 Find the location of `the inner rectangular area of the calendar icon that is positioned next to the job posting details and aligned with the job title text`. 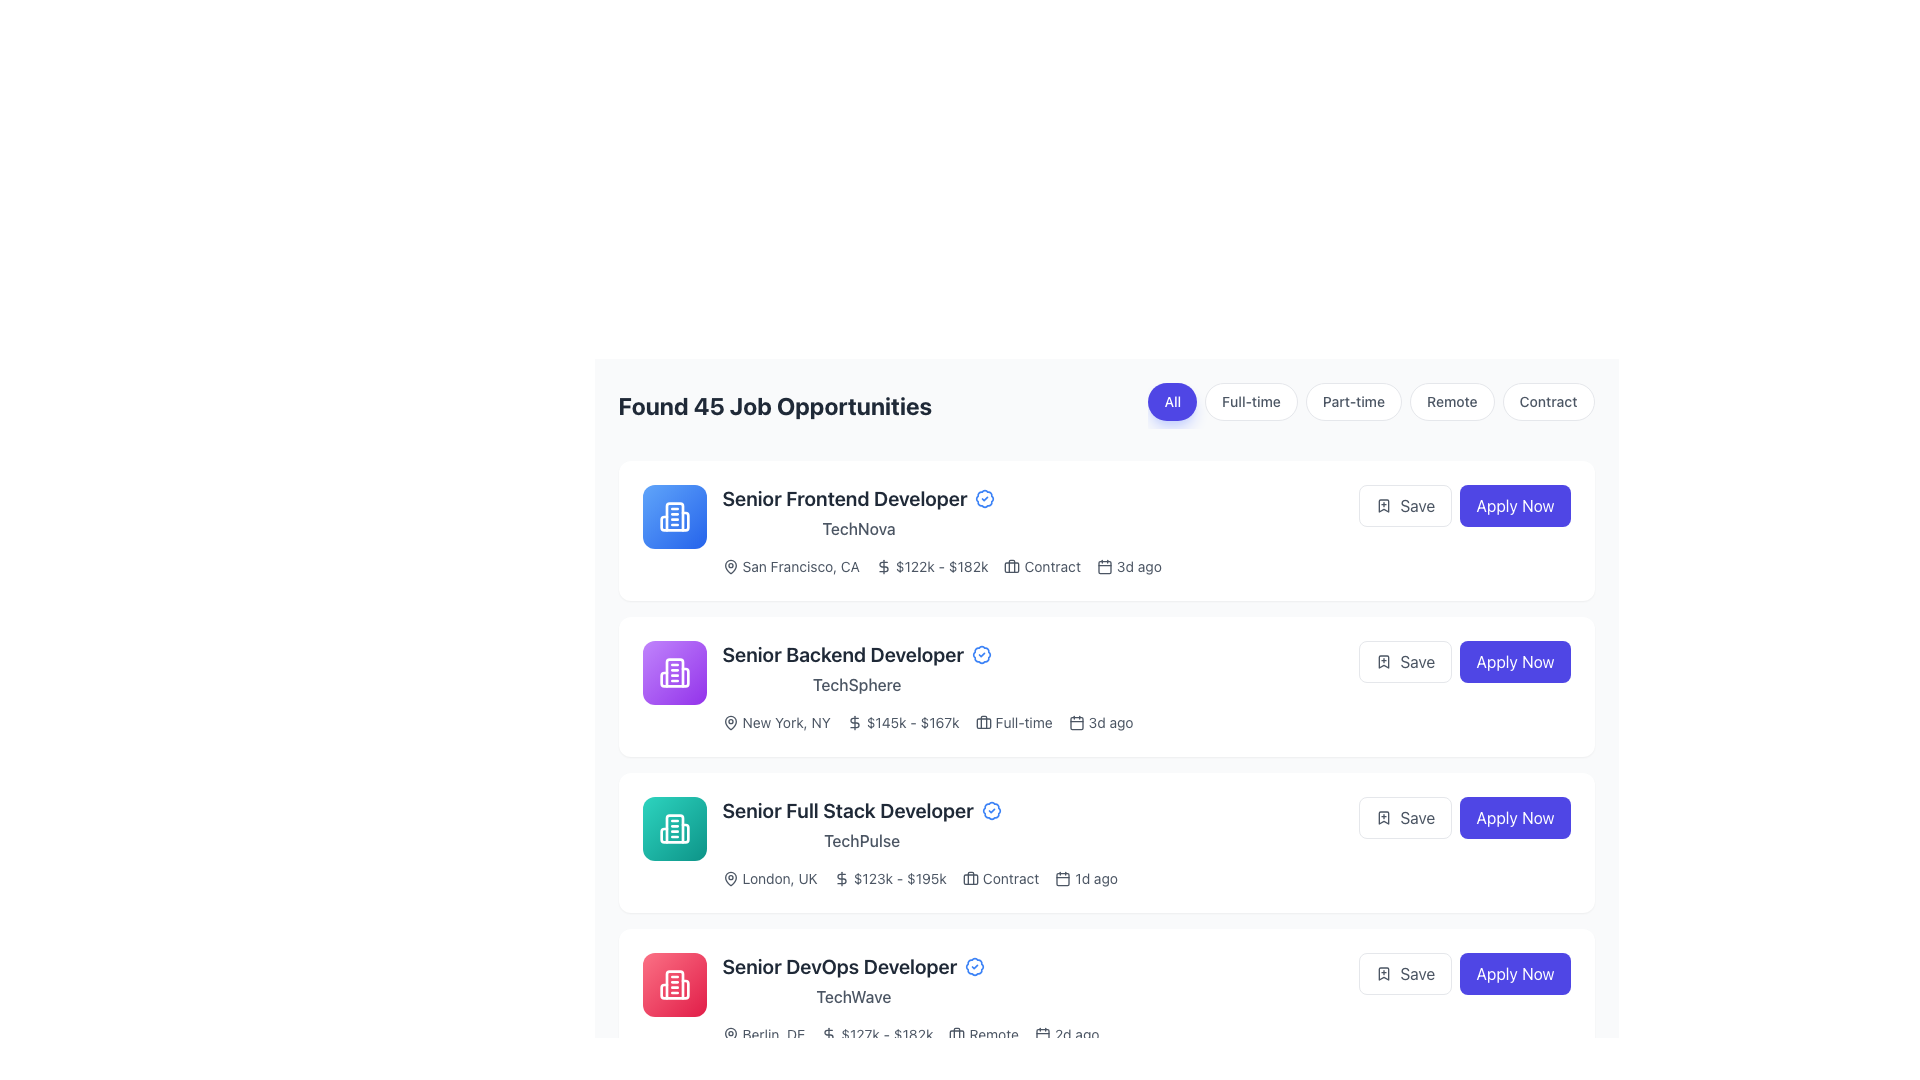

the inner rectangular area of the calendar icon that is positioned next to the job posting details and aligned with the job title text is located at coordinates (1062, 878).